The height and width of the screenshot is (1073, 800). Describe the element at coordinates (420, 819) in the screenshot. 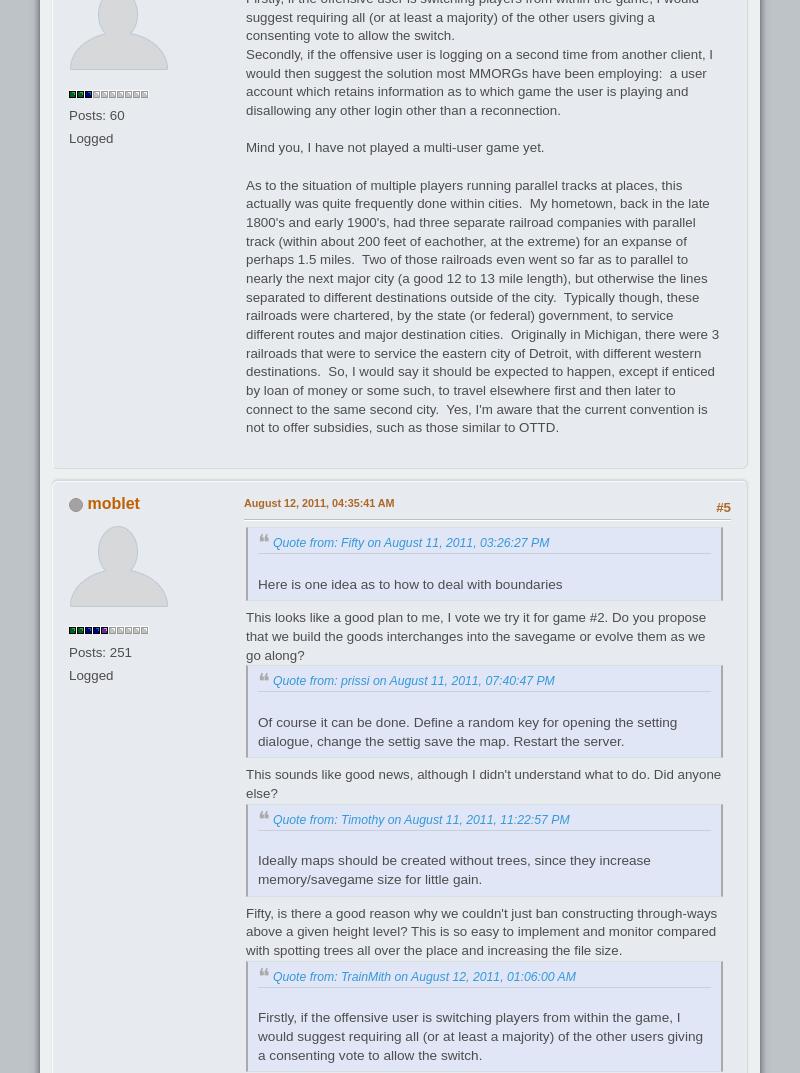

I see `'Quote from: Timothy on August 11, 2011, 11:22:57 PM'` at that location.